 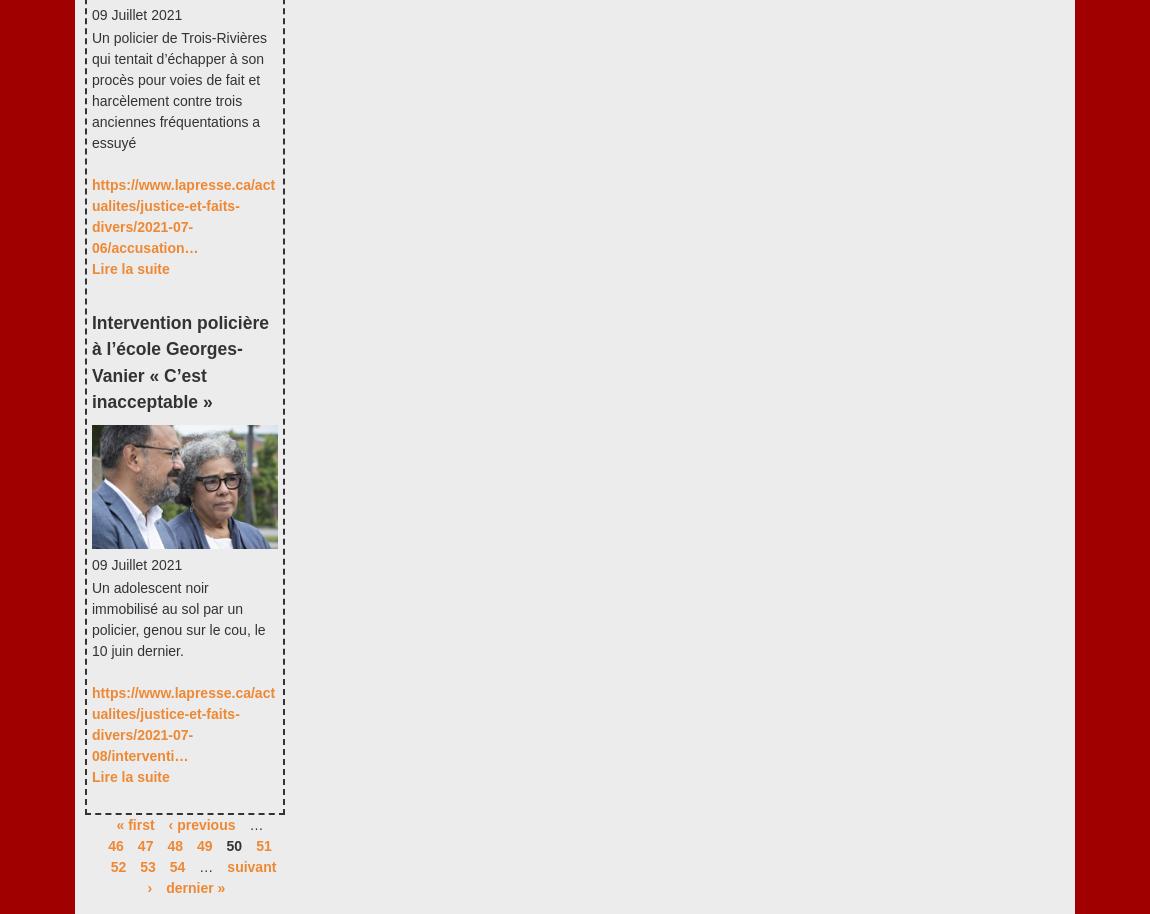 What do you see at coordinates (182, 723) in the screenshot?
I see `'https://www.lapresse.ca/actualites/justice-et-faits-divers/2021-07-08/interventi…'` at bounding box center [182, 723].